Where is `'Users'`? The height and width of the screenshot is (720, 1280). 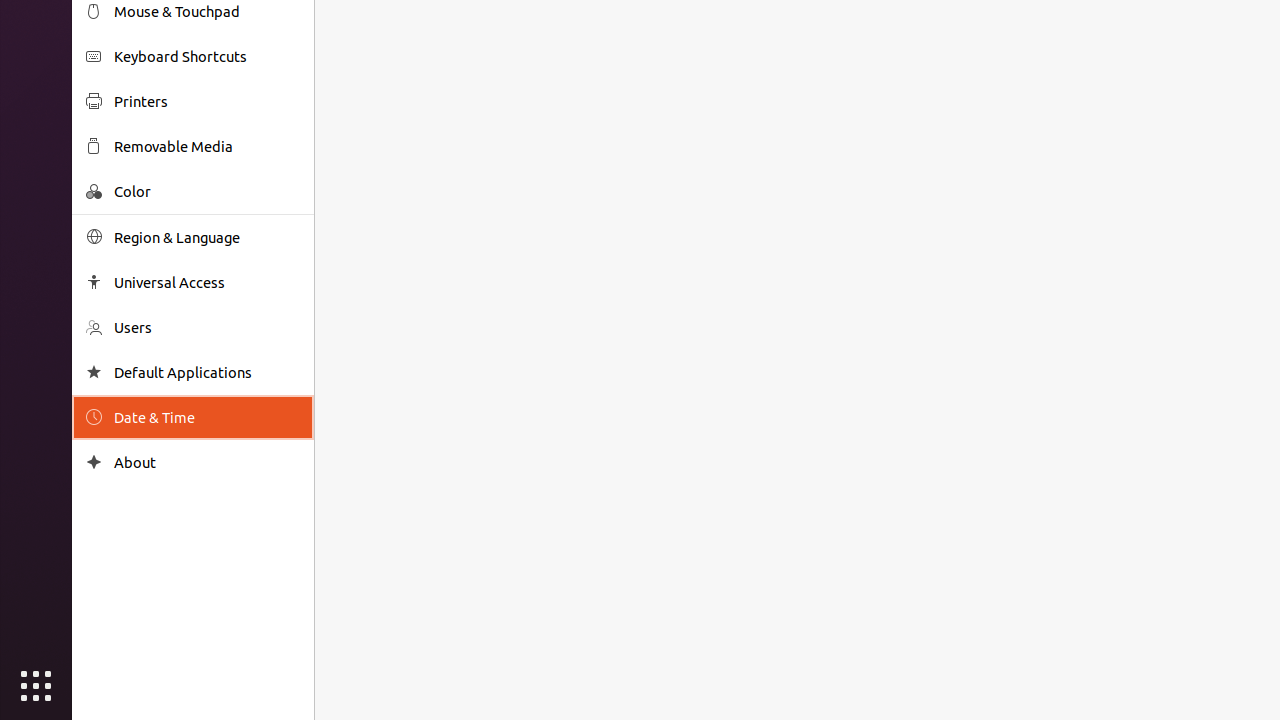
'Users' is located at coordinates (206, 326).